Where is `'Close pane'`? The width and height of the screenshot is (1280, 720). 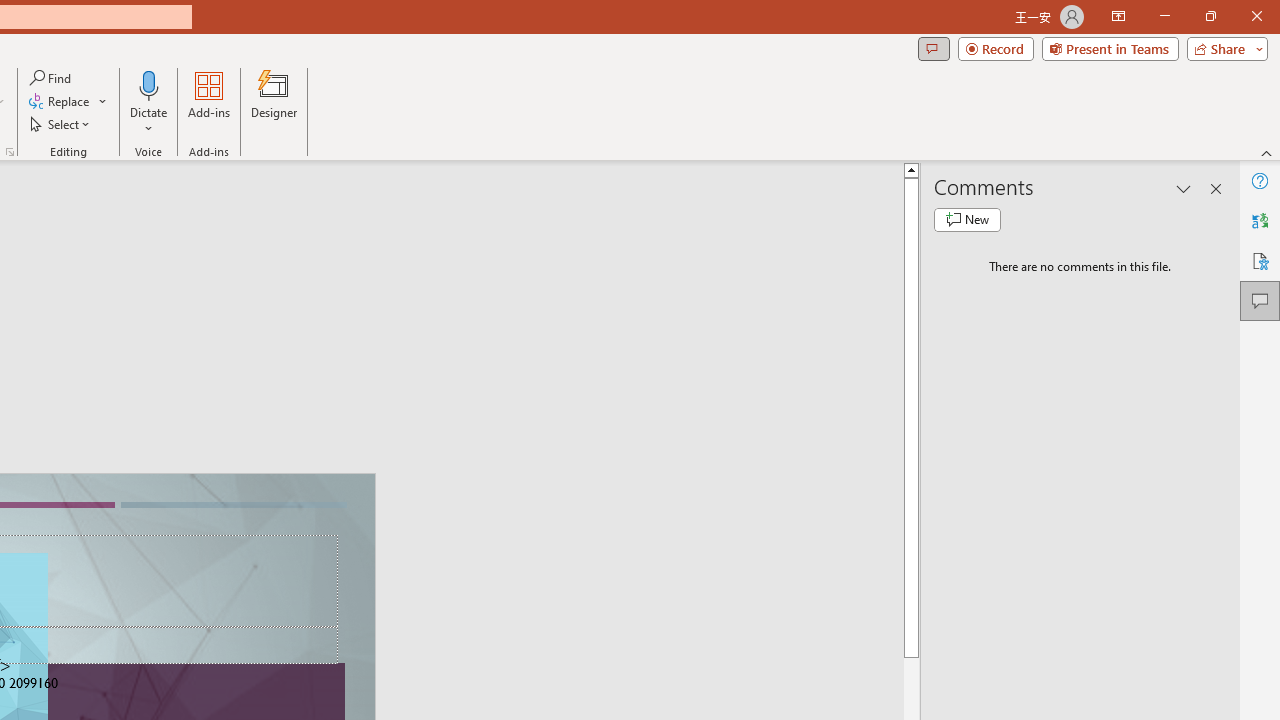
'Close pane' is located at coordinates (1215, 189).